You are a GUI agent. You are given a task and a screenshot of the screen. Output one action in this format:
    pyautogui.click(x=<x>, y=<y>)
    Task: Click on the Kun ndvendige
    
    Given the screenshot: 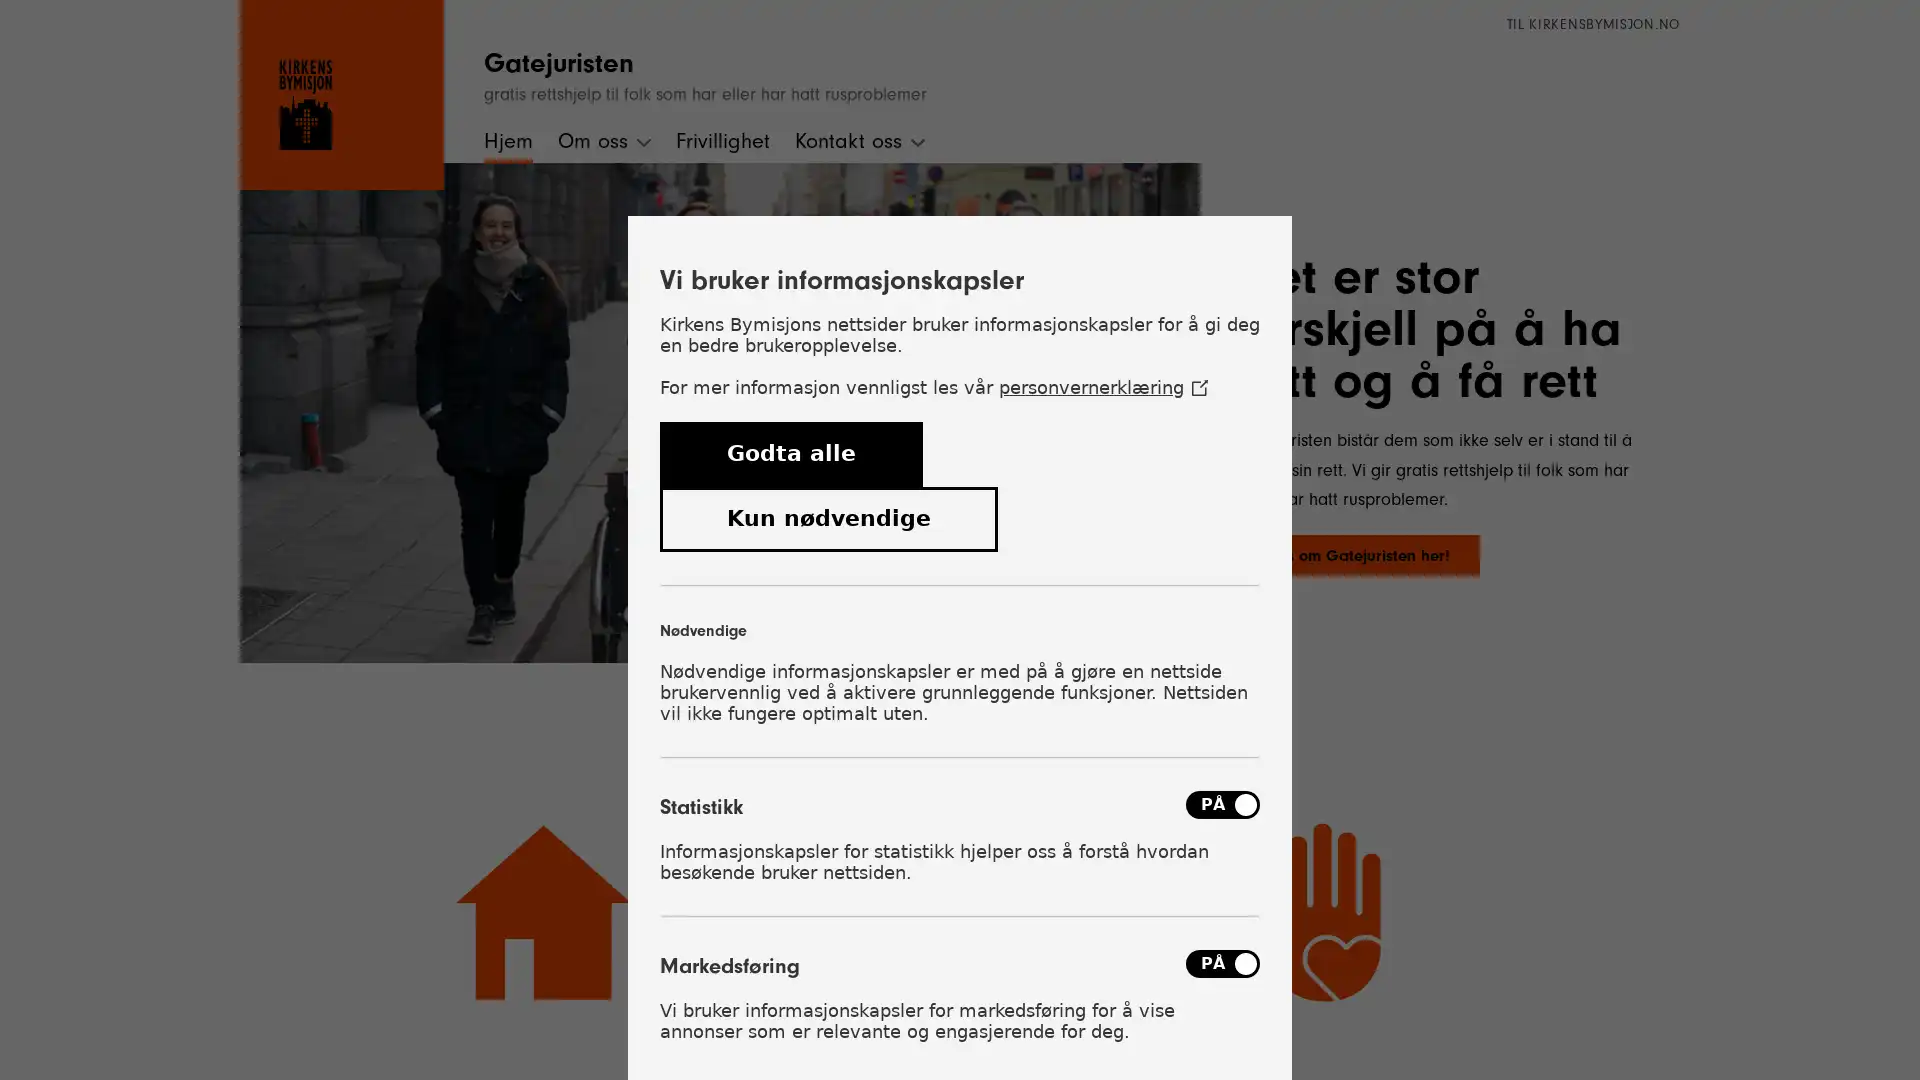 What is the action you would take?
    pyautogui.click(x=829, y=518)
    